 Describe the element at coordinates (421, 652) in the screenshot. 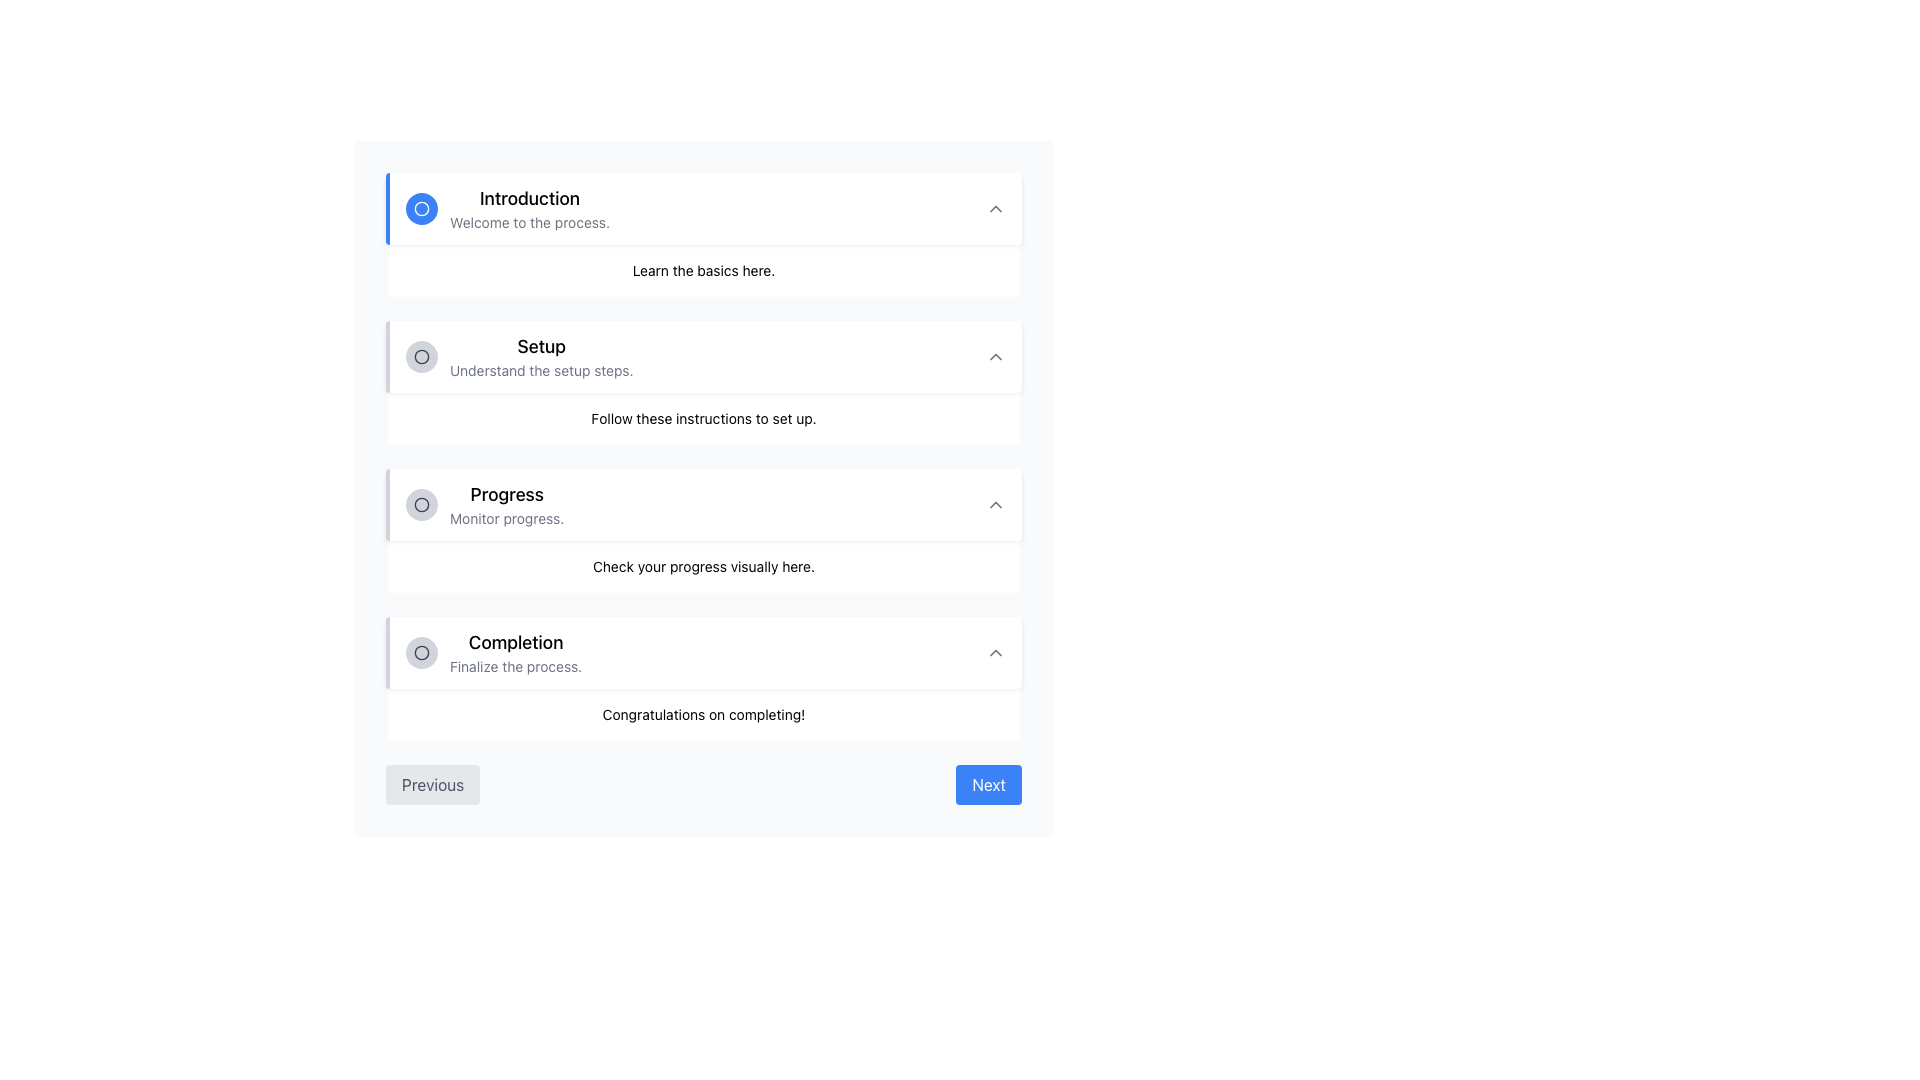

I see `the small circular icon with a bold outline located in the 'Completion' step of the vertical step-by-step list interface` at that location.